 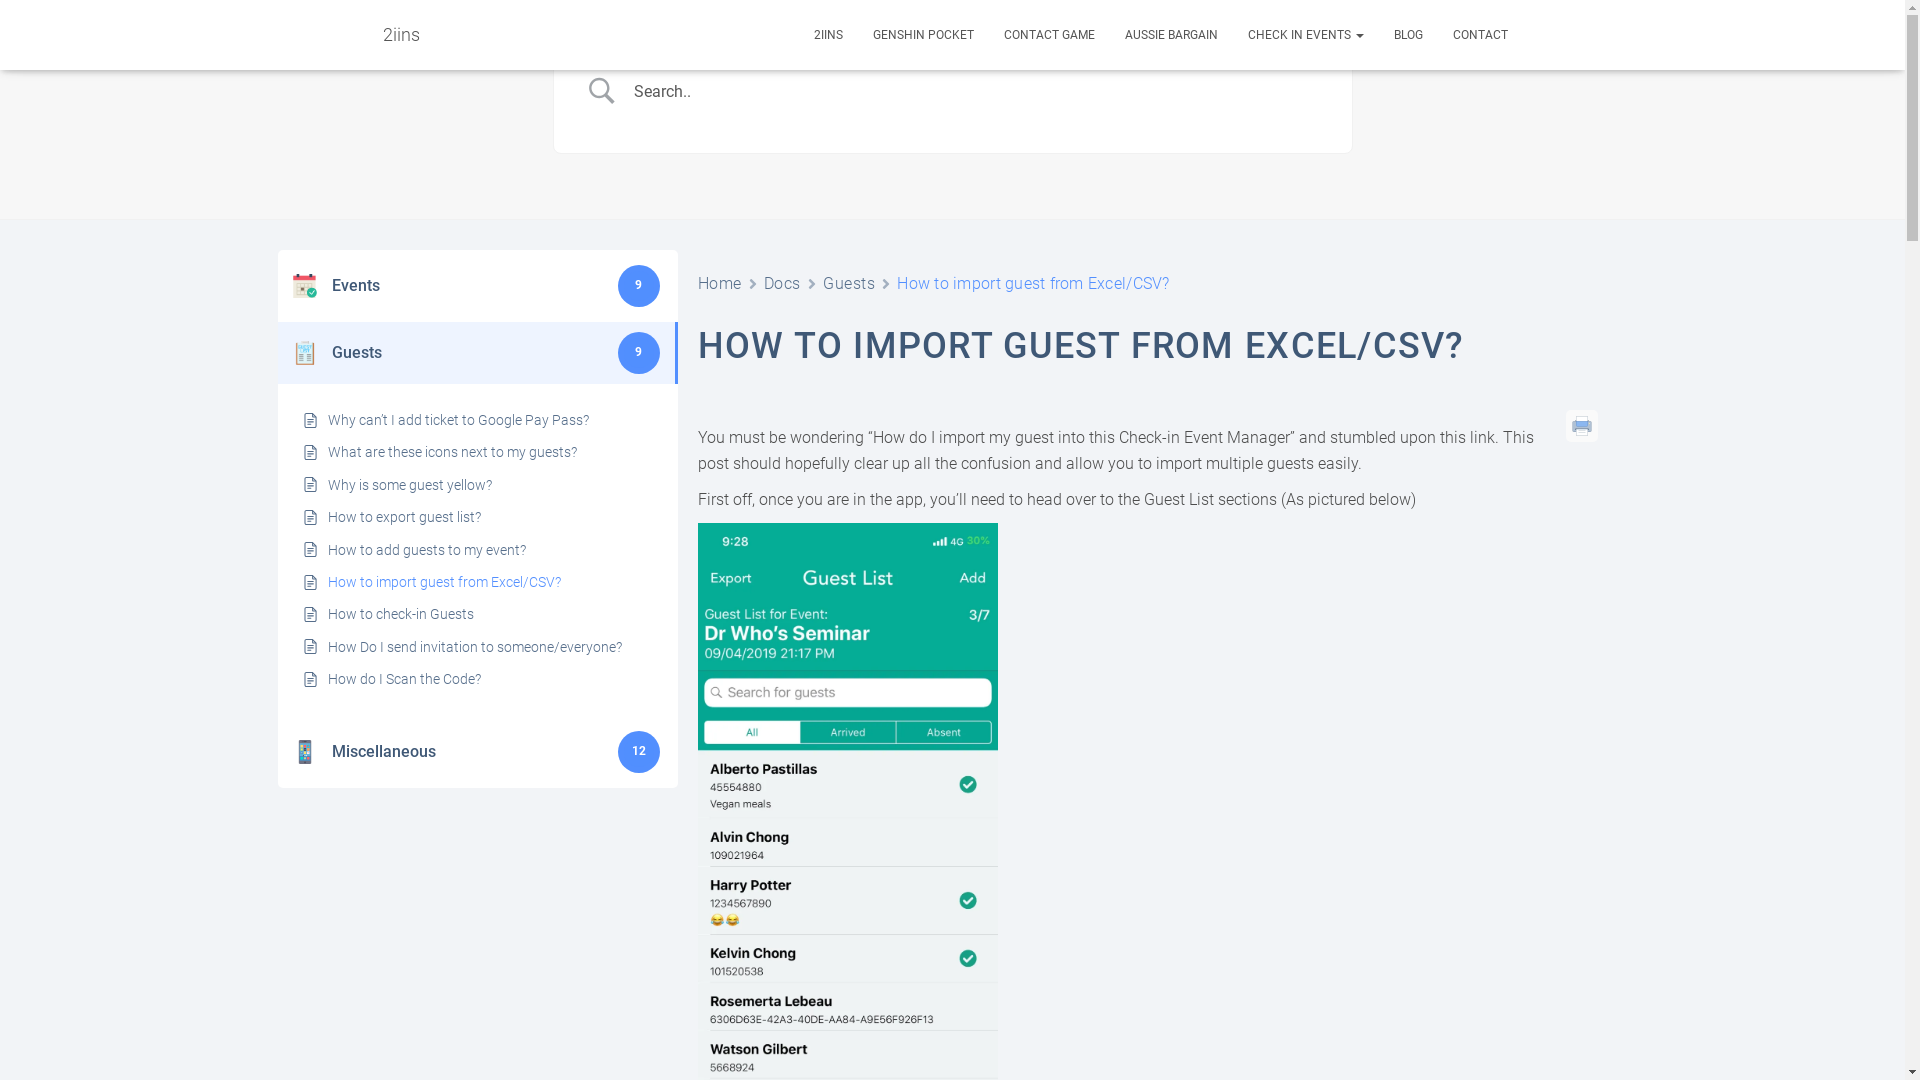 What do you see at coordinates (1305, 34) in the screenshot?
I see `'CHECK IN EVENTS'` at bounding box center [1305, 34].